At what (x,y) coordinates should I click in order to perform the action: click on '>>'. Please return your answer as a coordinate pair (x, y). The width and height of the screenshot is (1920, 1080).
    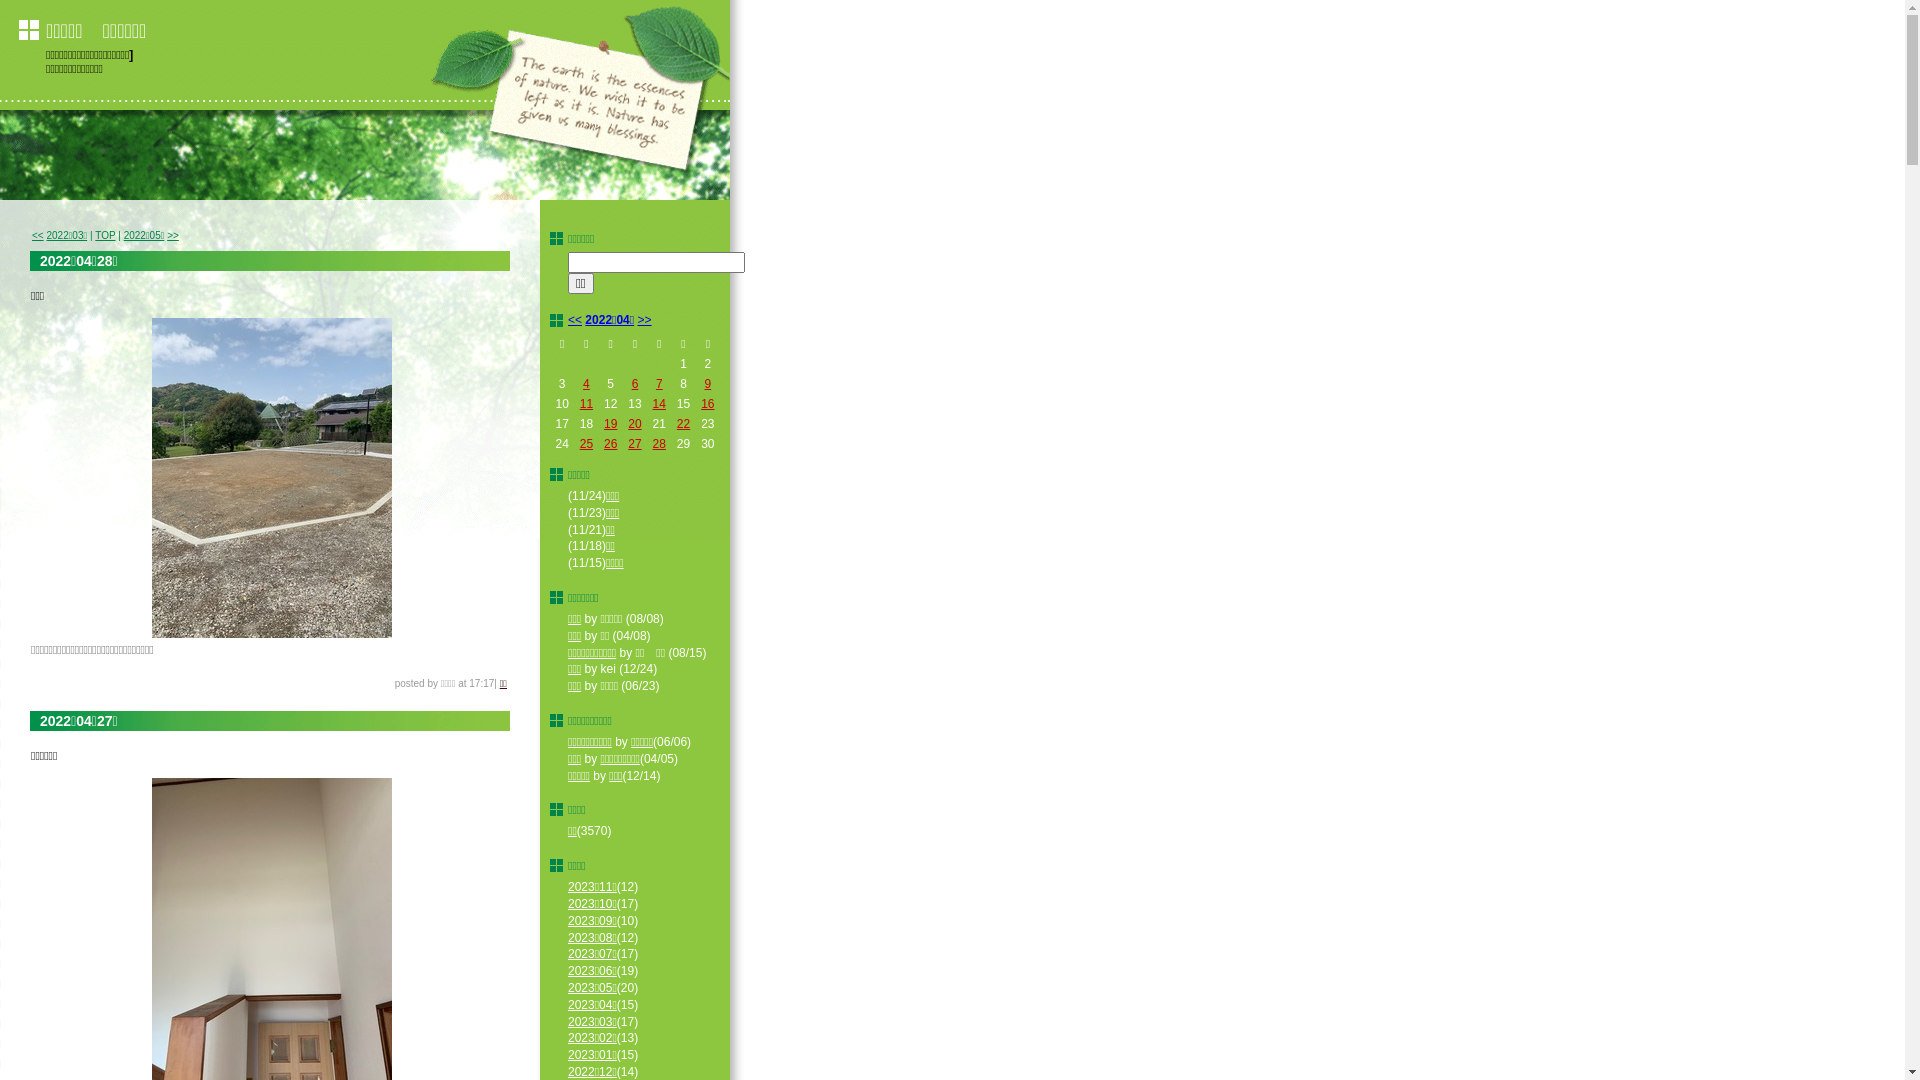
    Looking at the image, I should click on (172, 234).